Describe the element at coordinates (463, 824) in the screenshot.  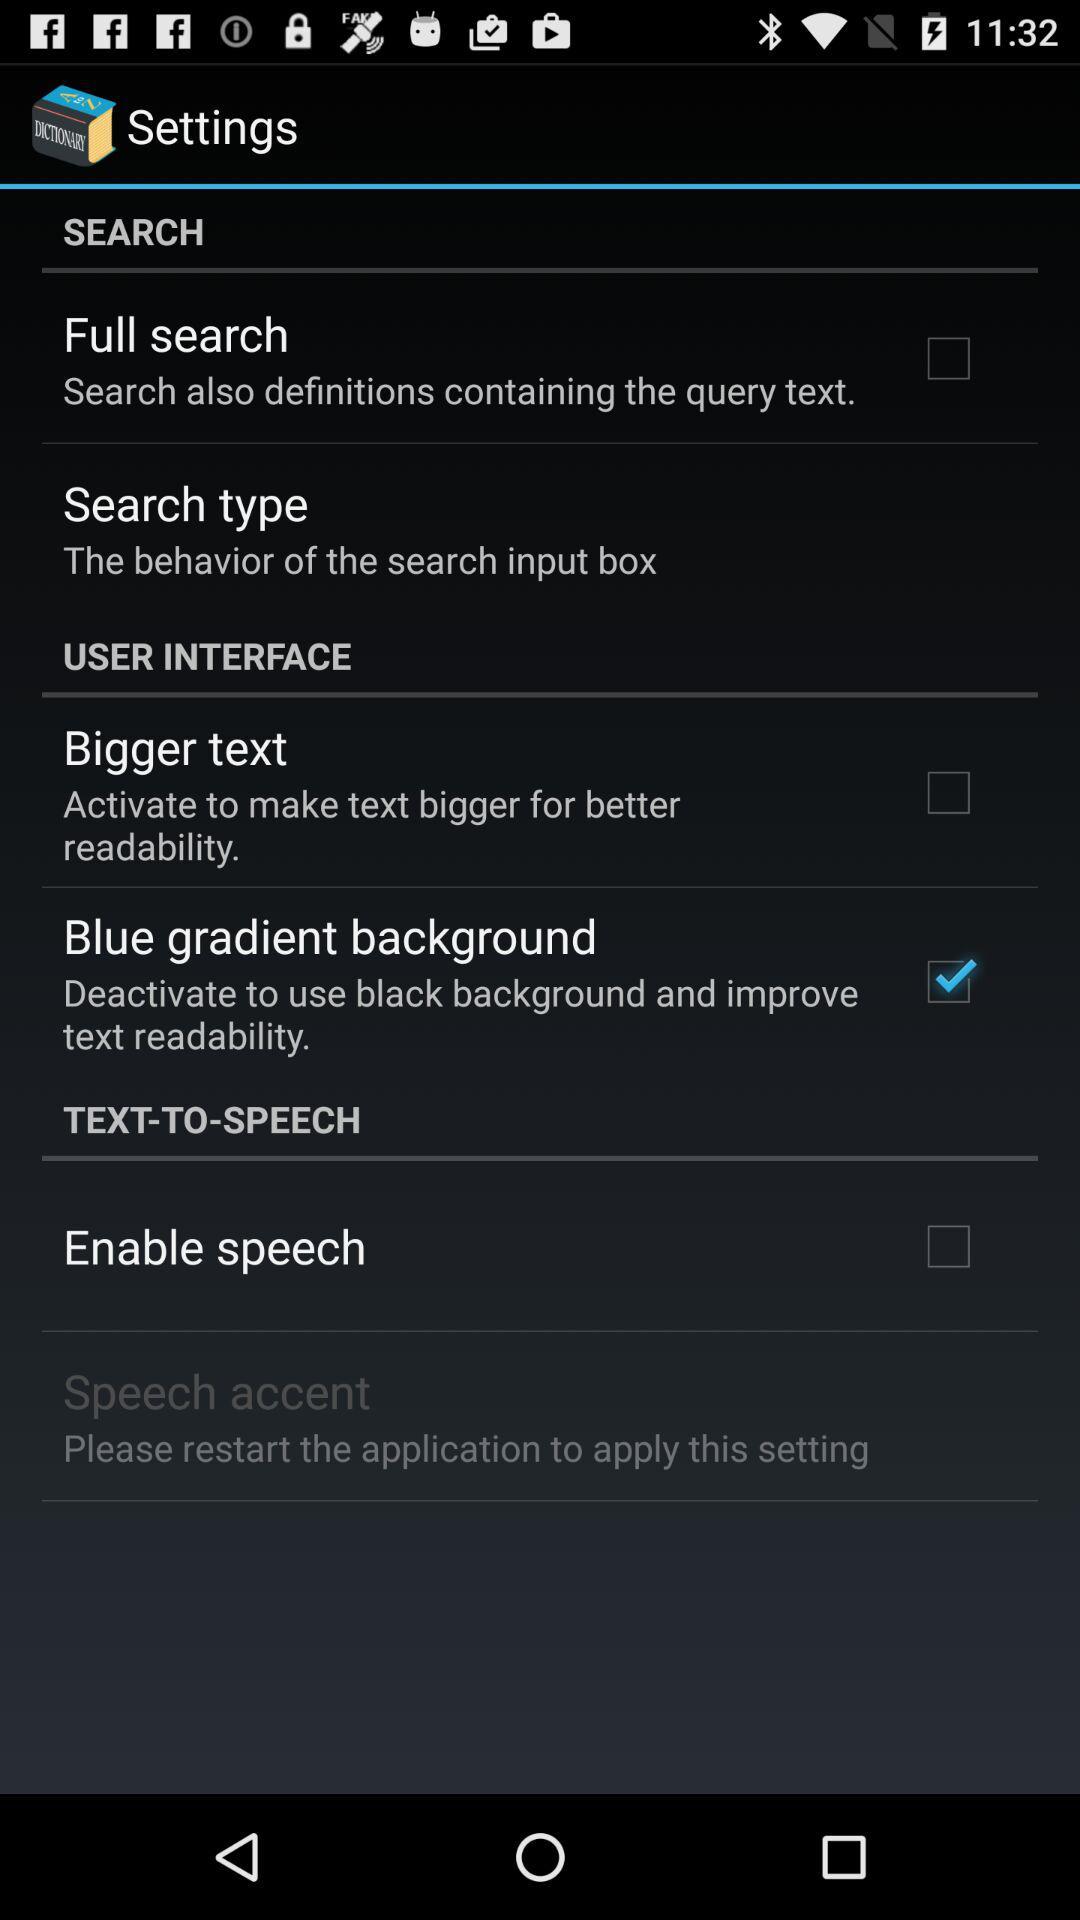
I see `the icon above blue gradient background icon` at that location.